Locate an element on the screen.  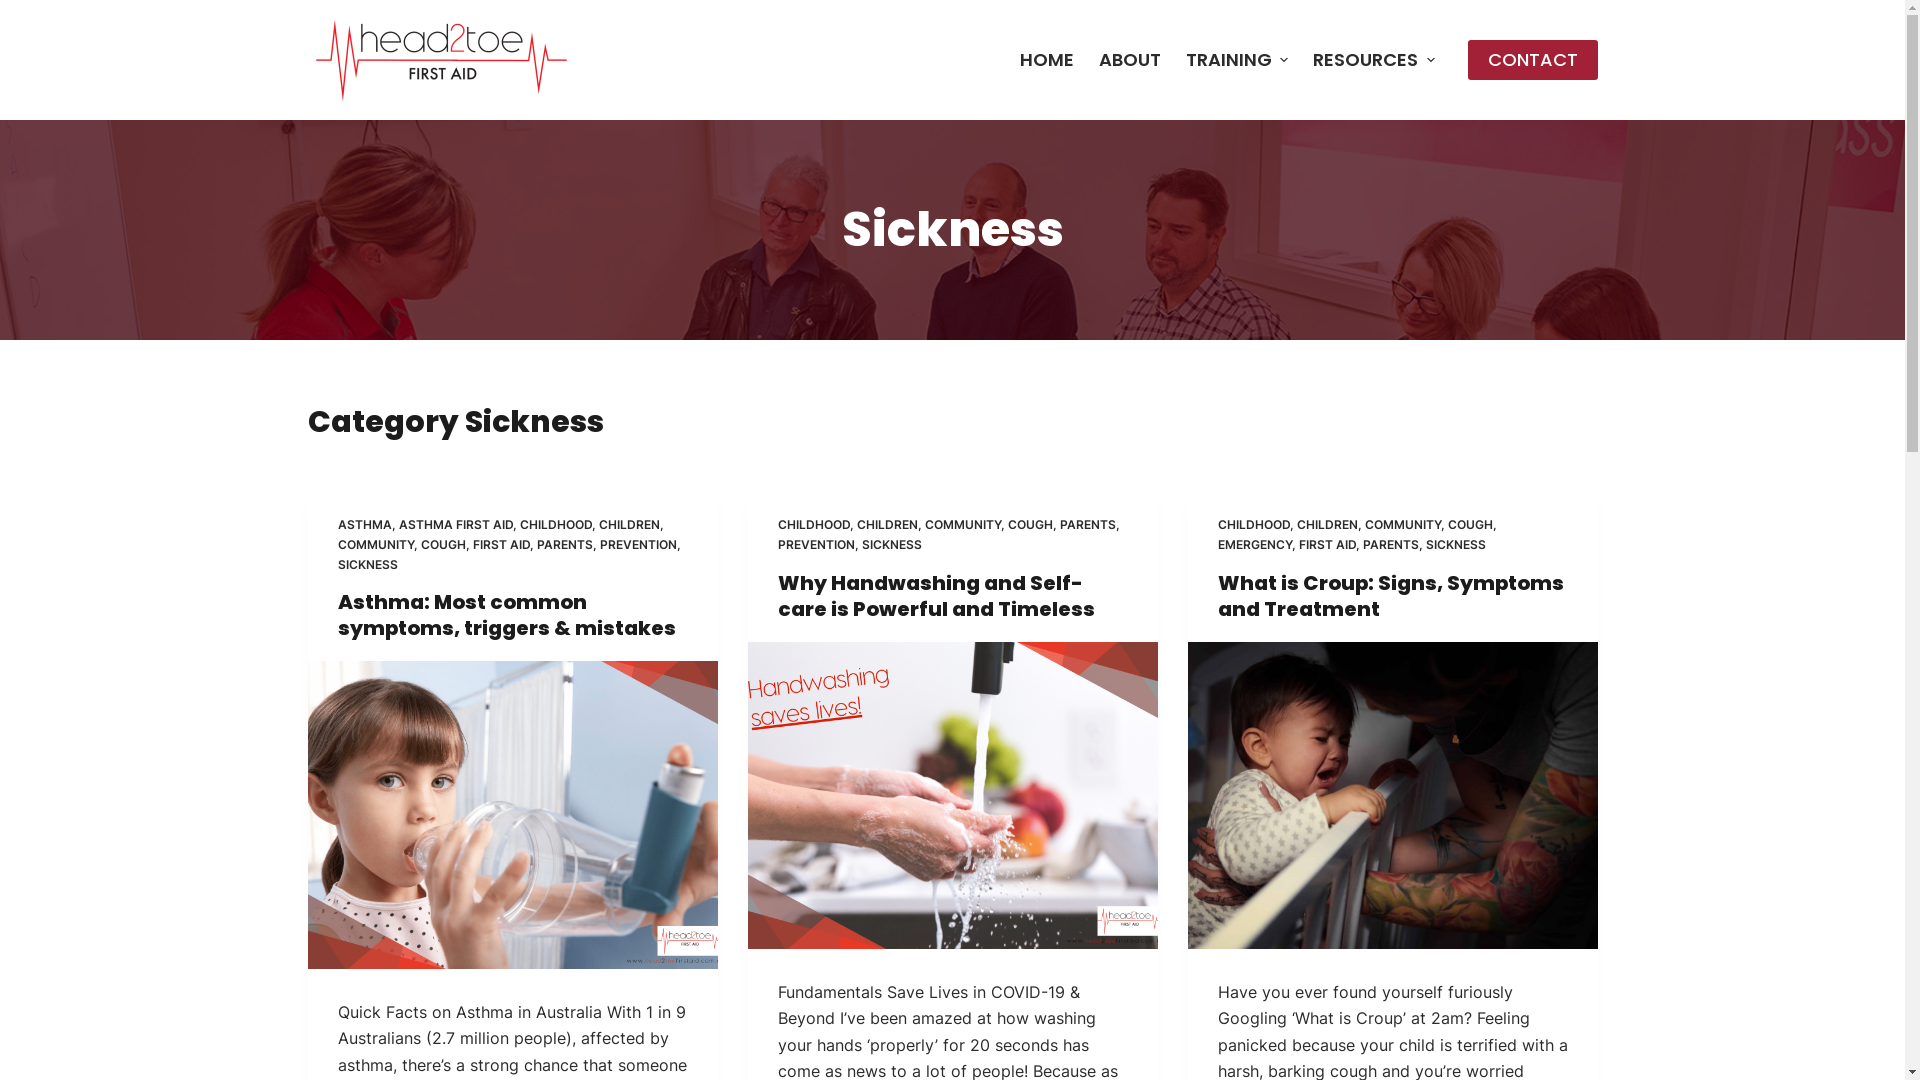
'SICKNESS' is located at coordinates (1455, 544).